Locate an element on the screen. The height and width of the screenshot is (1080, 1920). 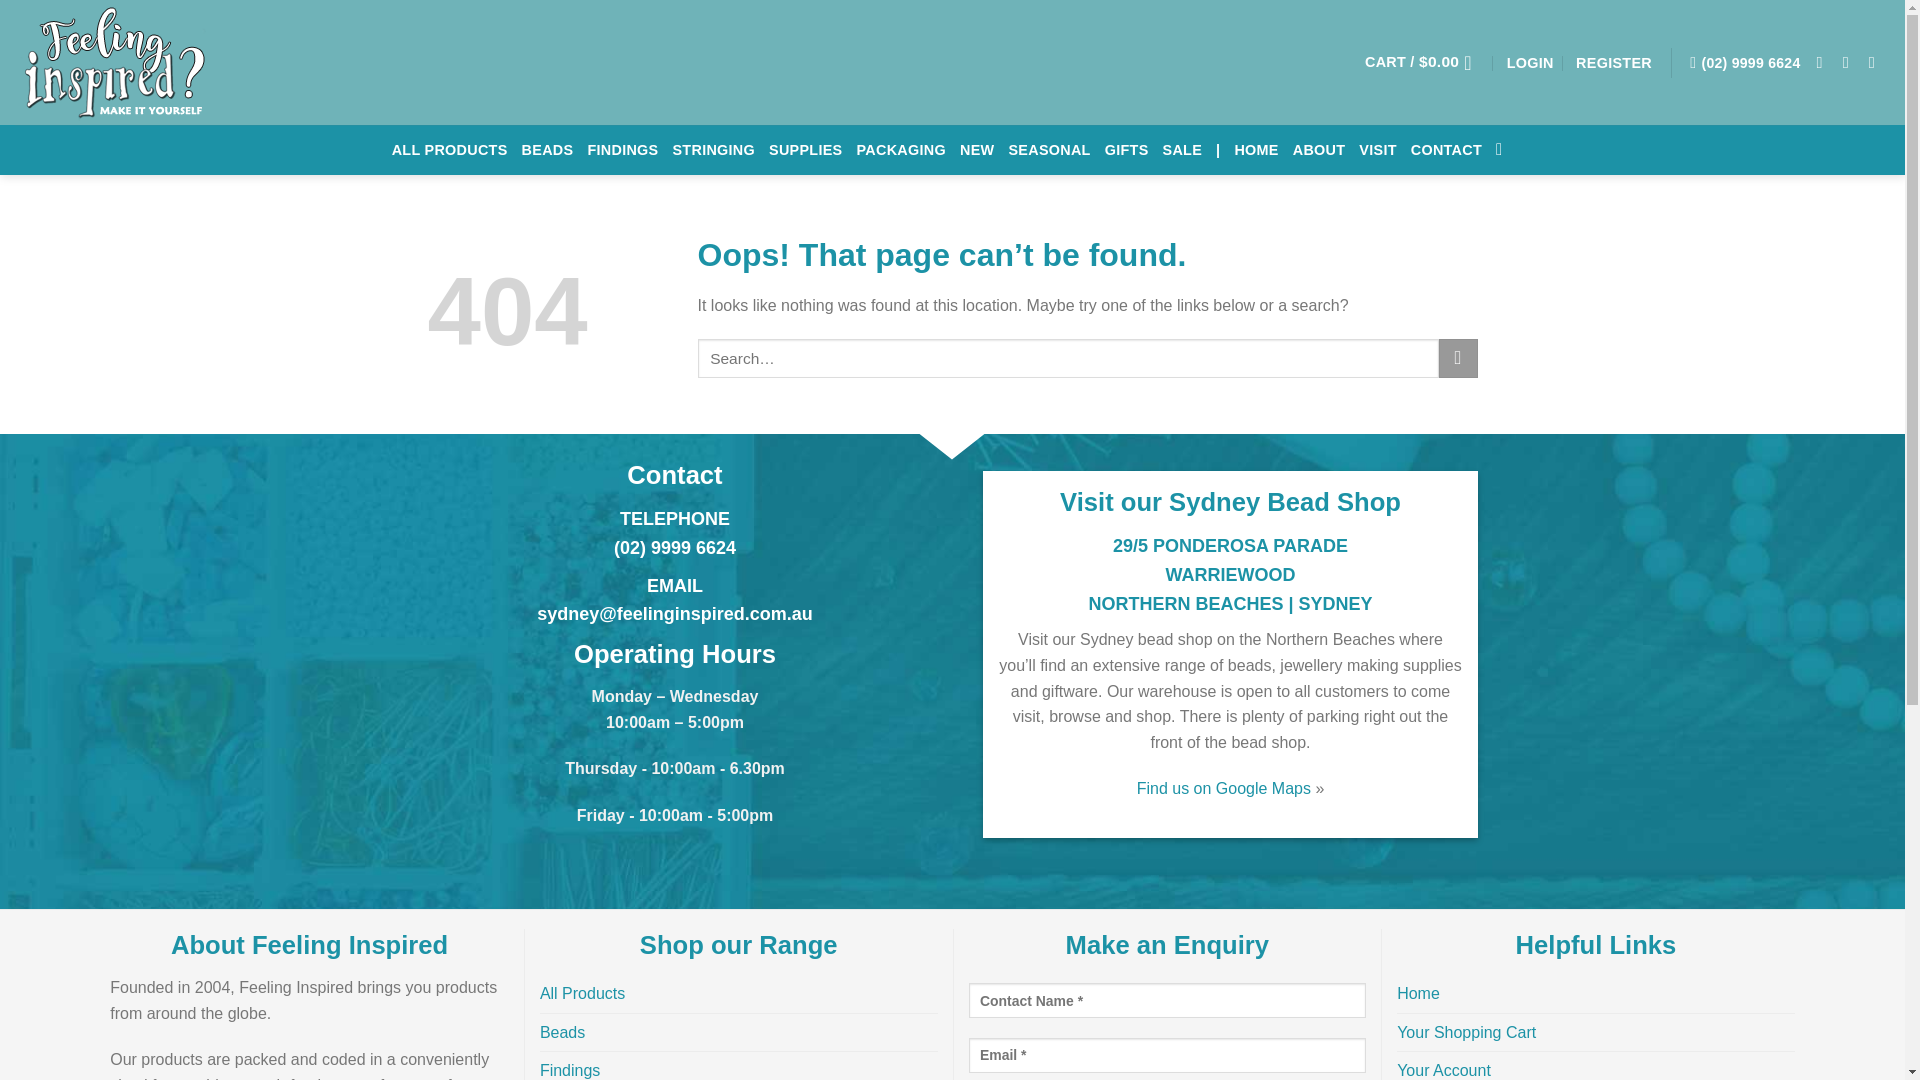
'CART / $0.00' is located at coordinates (1363, 60).